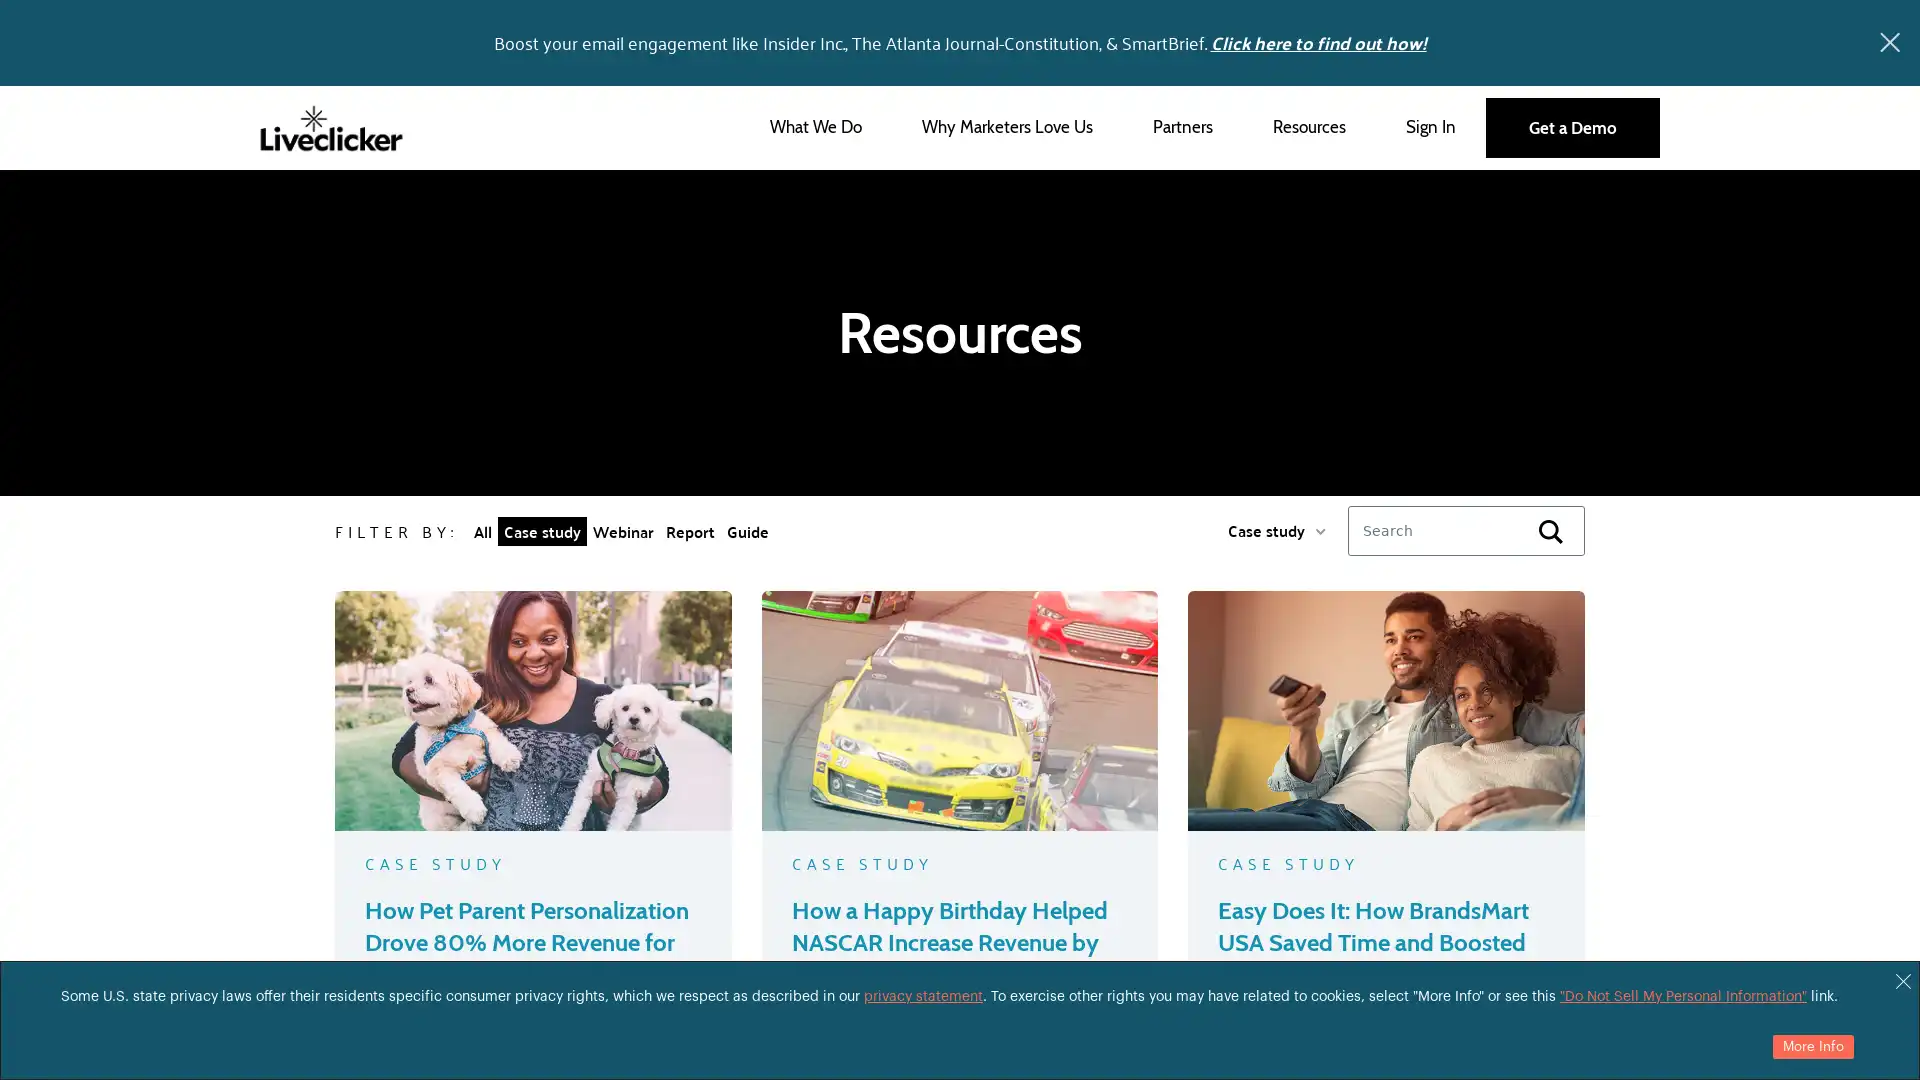 The width and height of the screenshot is (1920, 1080). What do you see at coordinates (1889, 42) in the screenshot?
I see `x` at bounding box center [1889, 42].